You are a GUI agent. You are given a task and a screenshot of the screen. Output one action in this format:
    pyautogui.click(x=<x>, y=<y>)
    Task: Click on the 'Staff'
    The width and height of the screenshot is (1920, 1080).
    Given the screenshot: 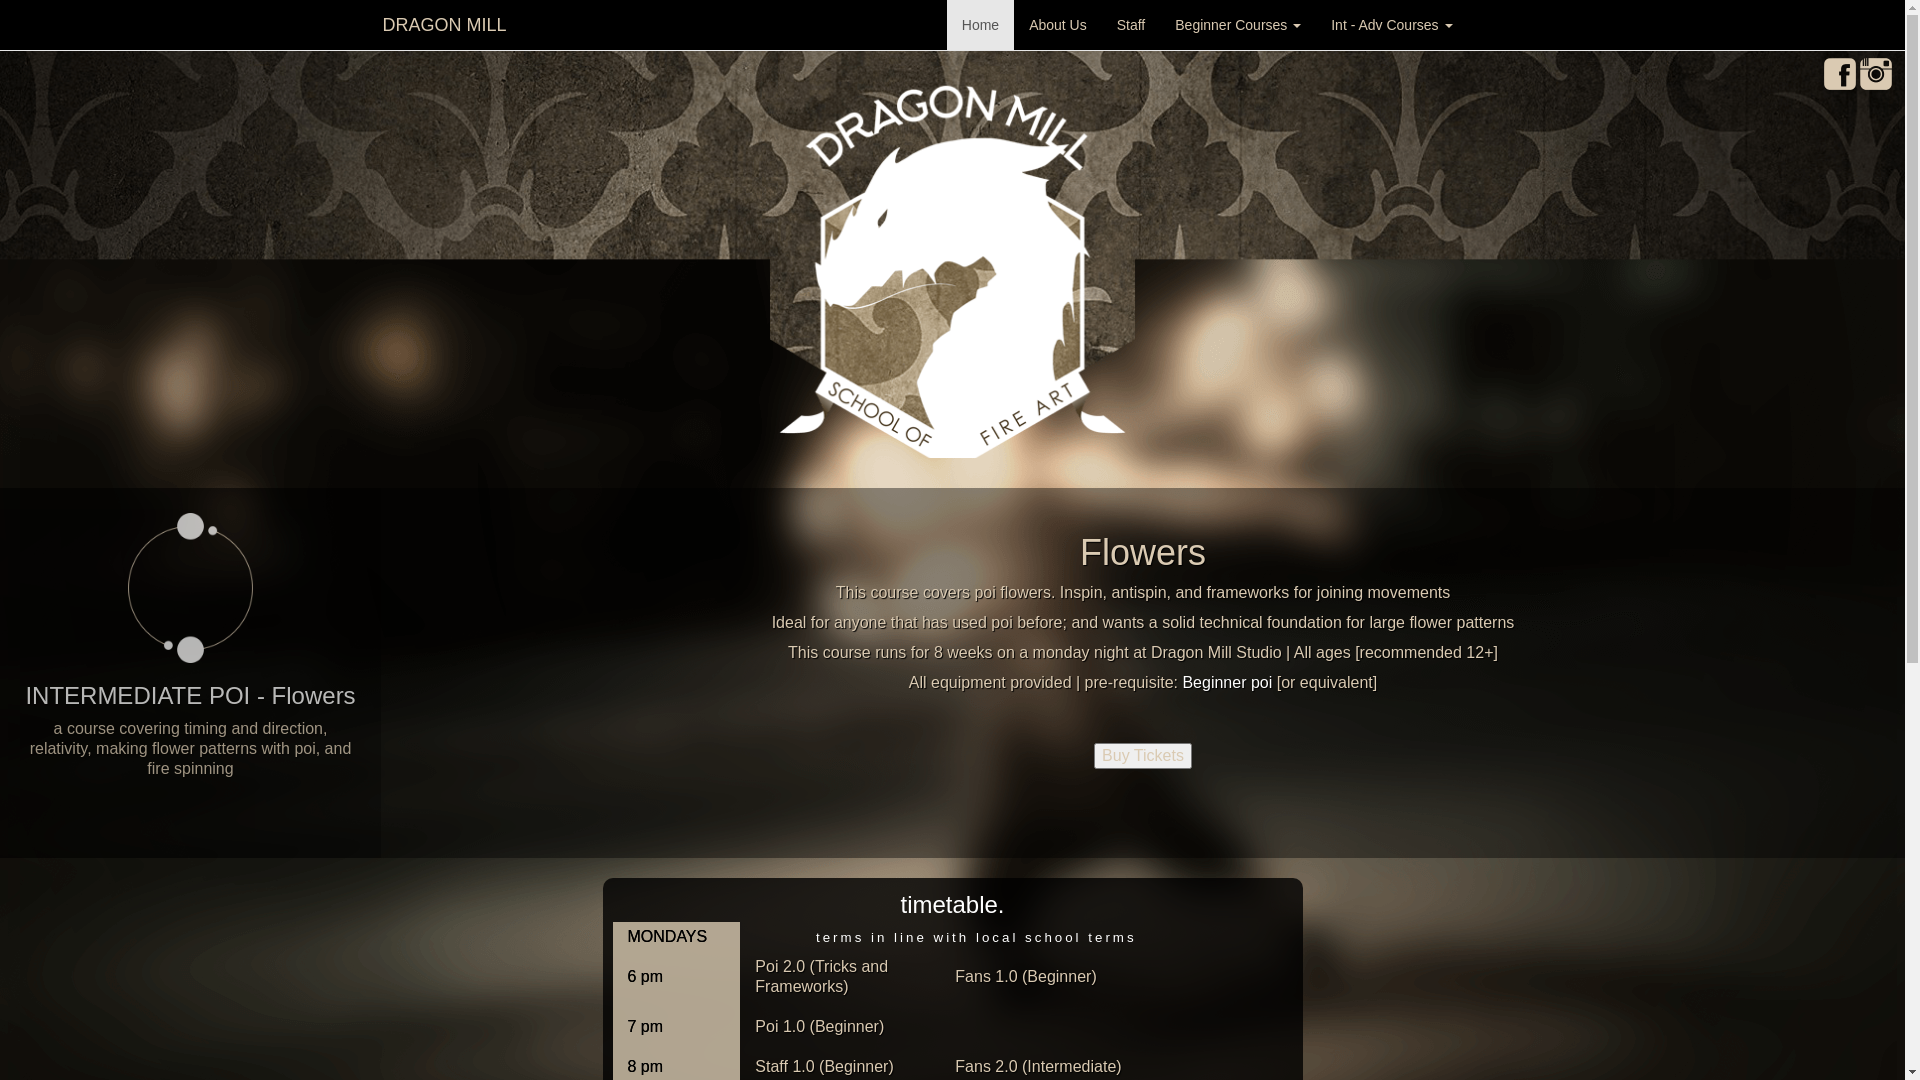 What is the action you would take?
    pyautogui.click(x=1131, y=24)
    